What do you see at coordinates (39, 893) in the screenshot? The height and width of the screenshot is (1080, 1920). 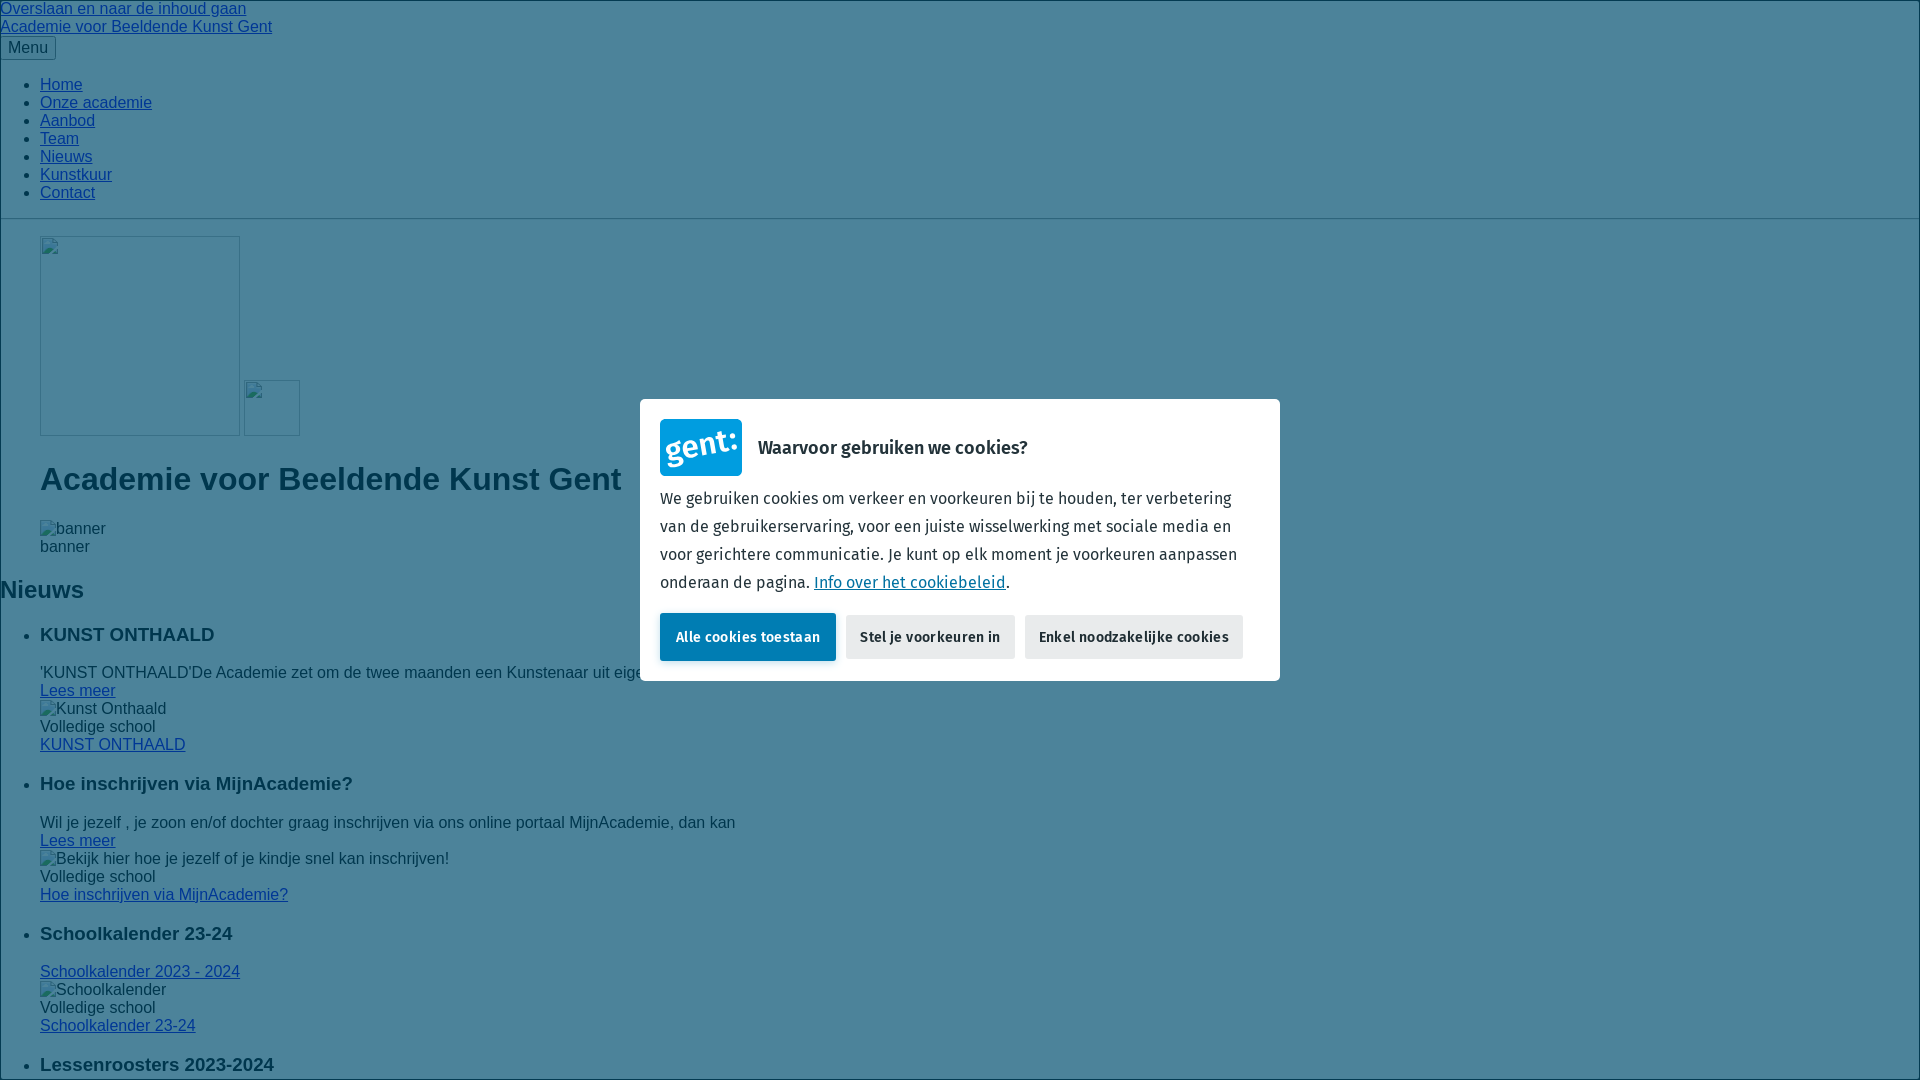 I see `'Hoe inschrijven via MijnAcademie?'` at bounding box center [39, 893].